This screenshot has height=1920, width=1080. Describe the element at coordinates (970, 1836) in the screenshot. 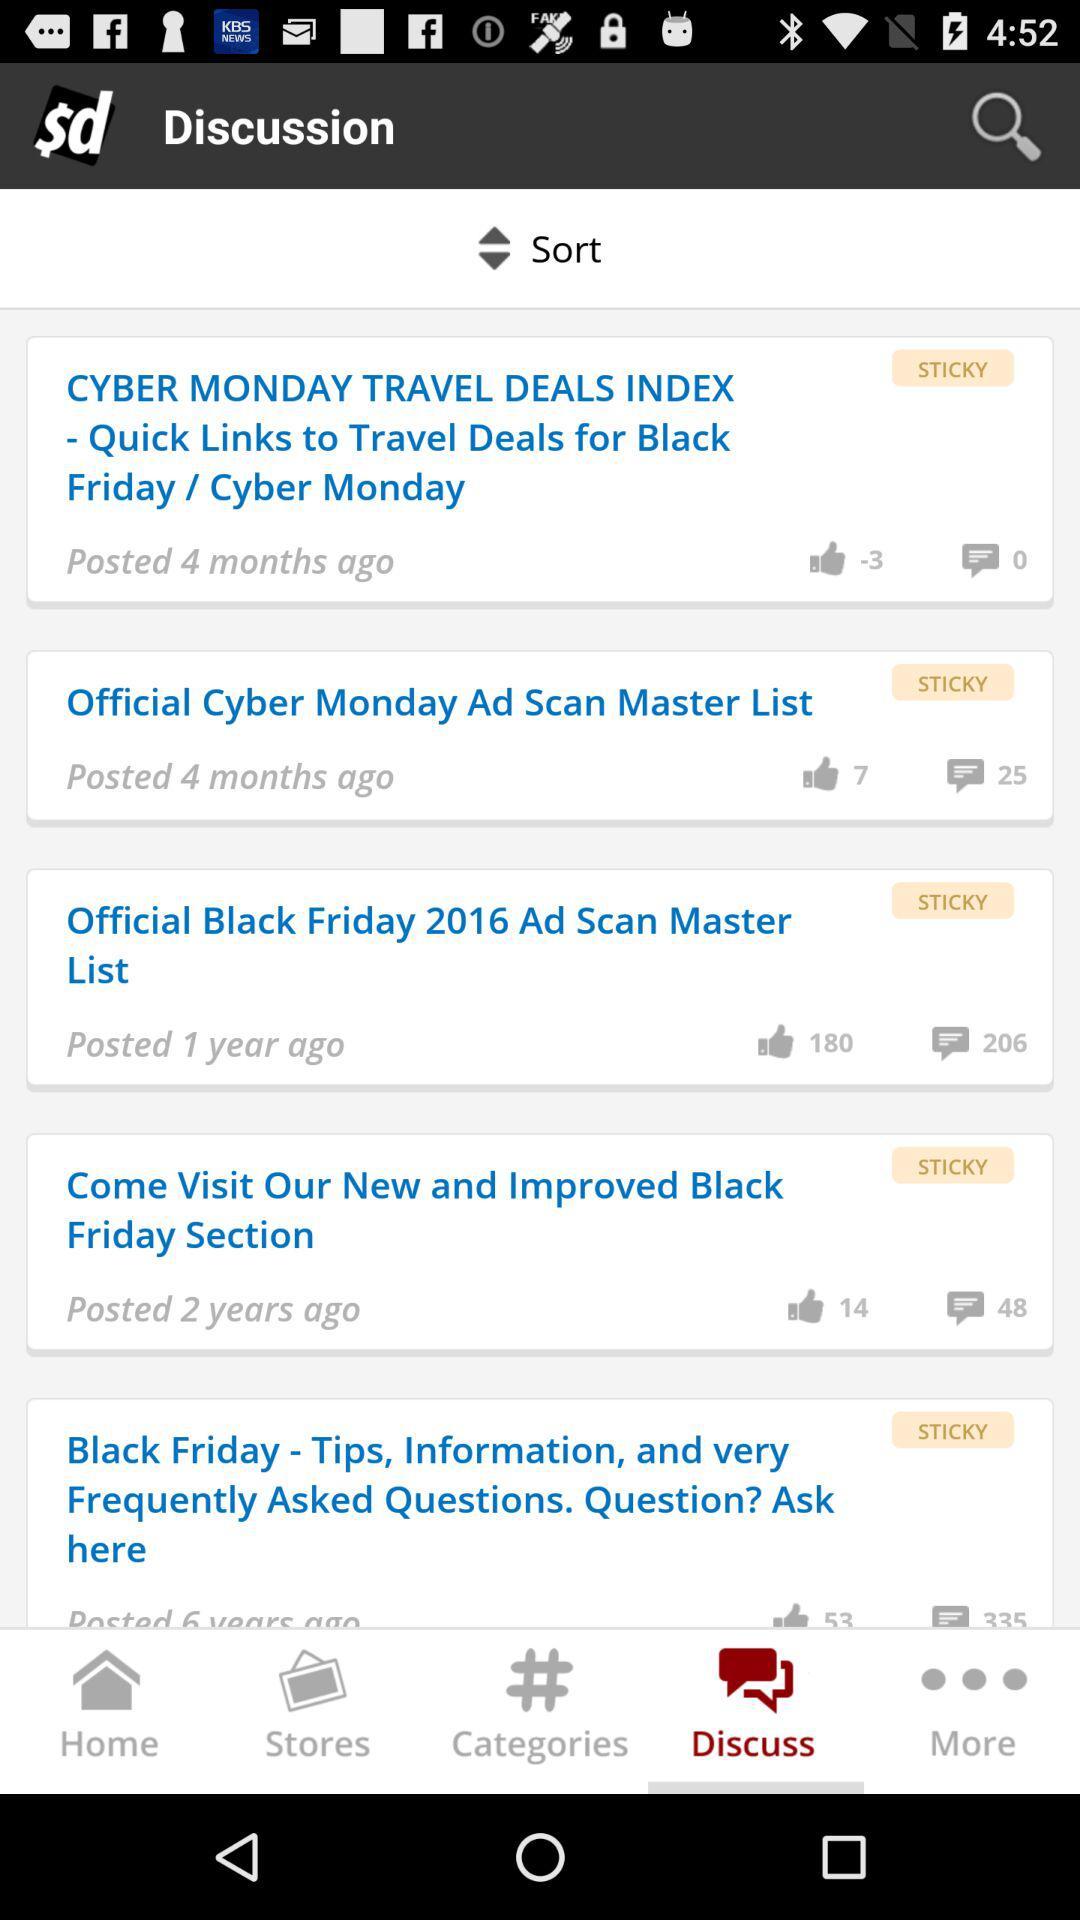

I see `the more icon` at that location.